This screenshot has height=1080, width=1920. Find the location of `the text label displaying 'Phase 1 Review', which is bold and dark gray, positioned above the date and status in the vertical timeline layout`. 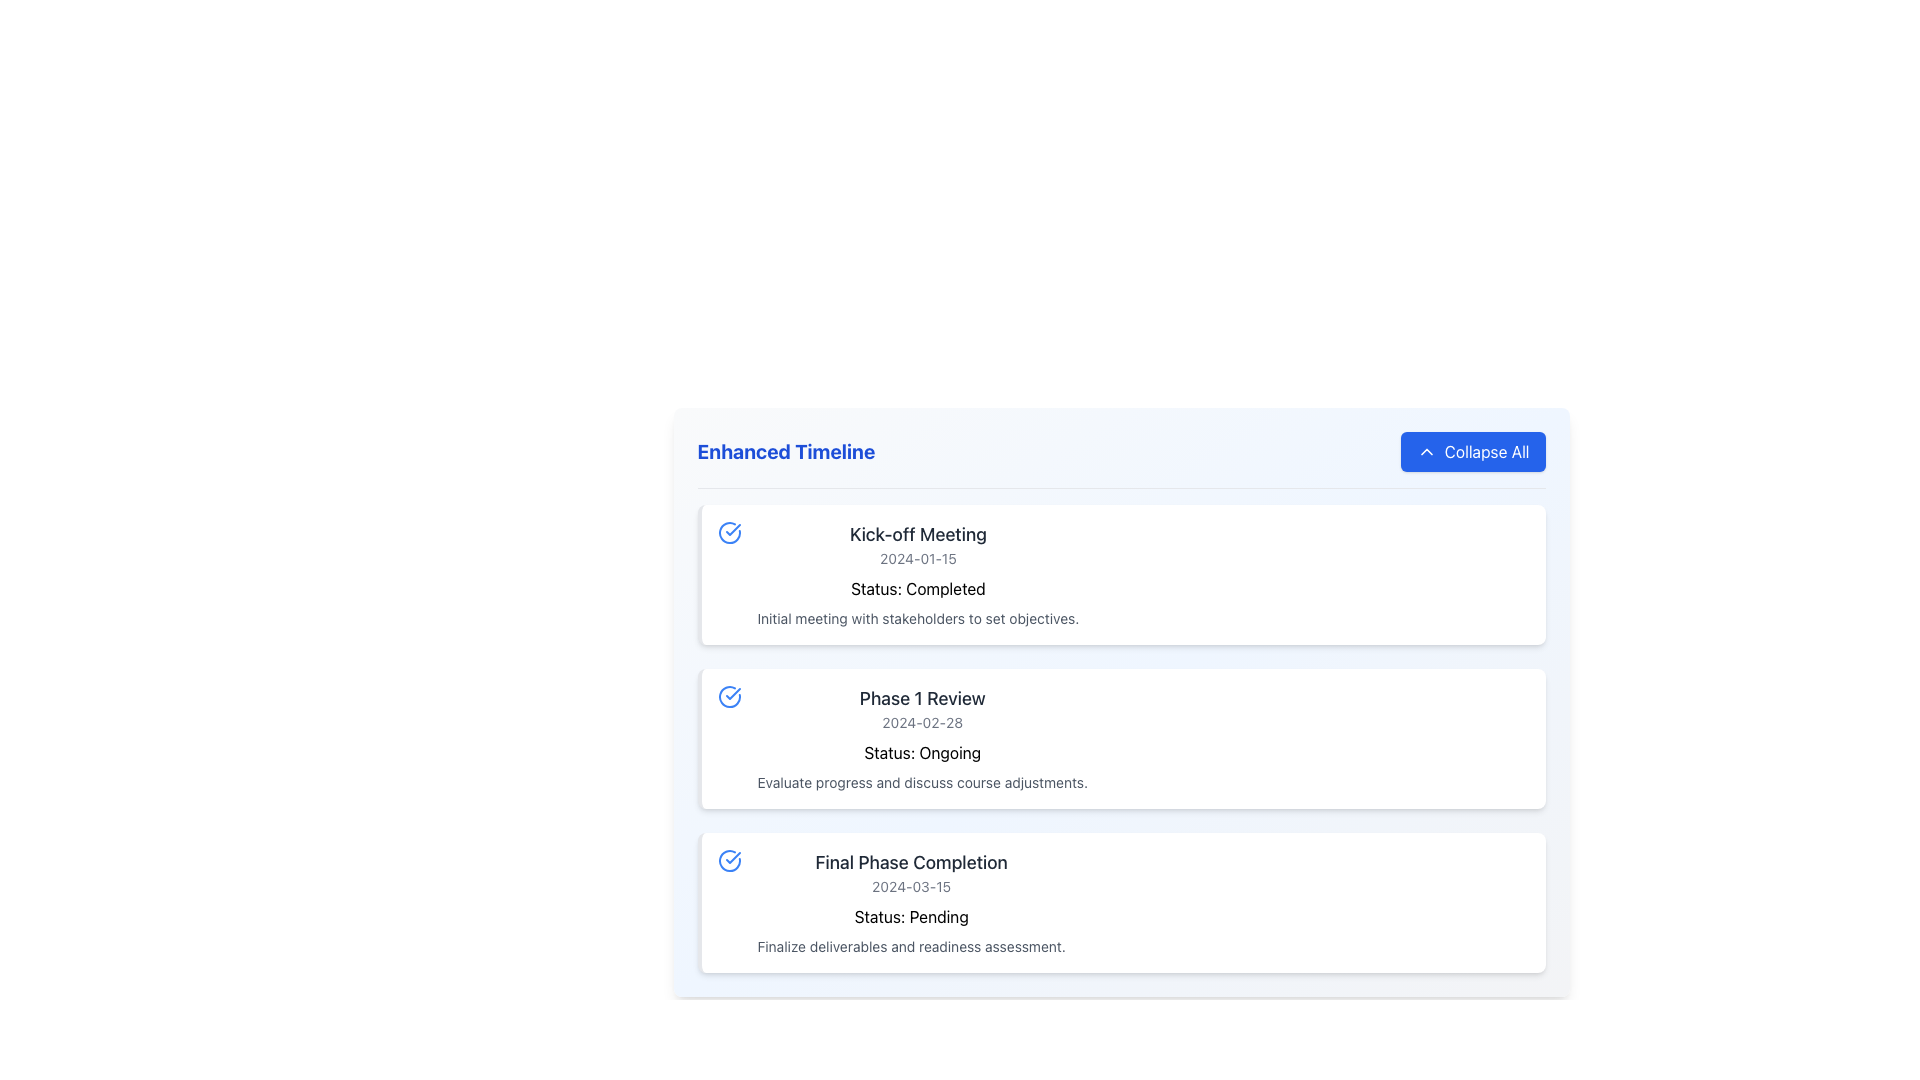

the text label displaying 'Phase 1 Review', which is bold and dark gray, positioned above the date and status in the vertical timeline layout is located at coordinates (921, 697).